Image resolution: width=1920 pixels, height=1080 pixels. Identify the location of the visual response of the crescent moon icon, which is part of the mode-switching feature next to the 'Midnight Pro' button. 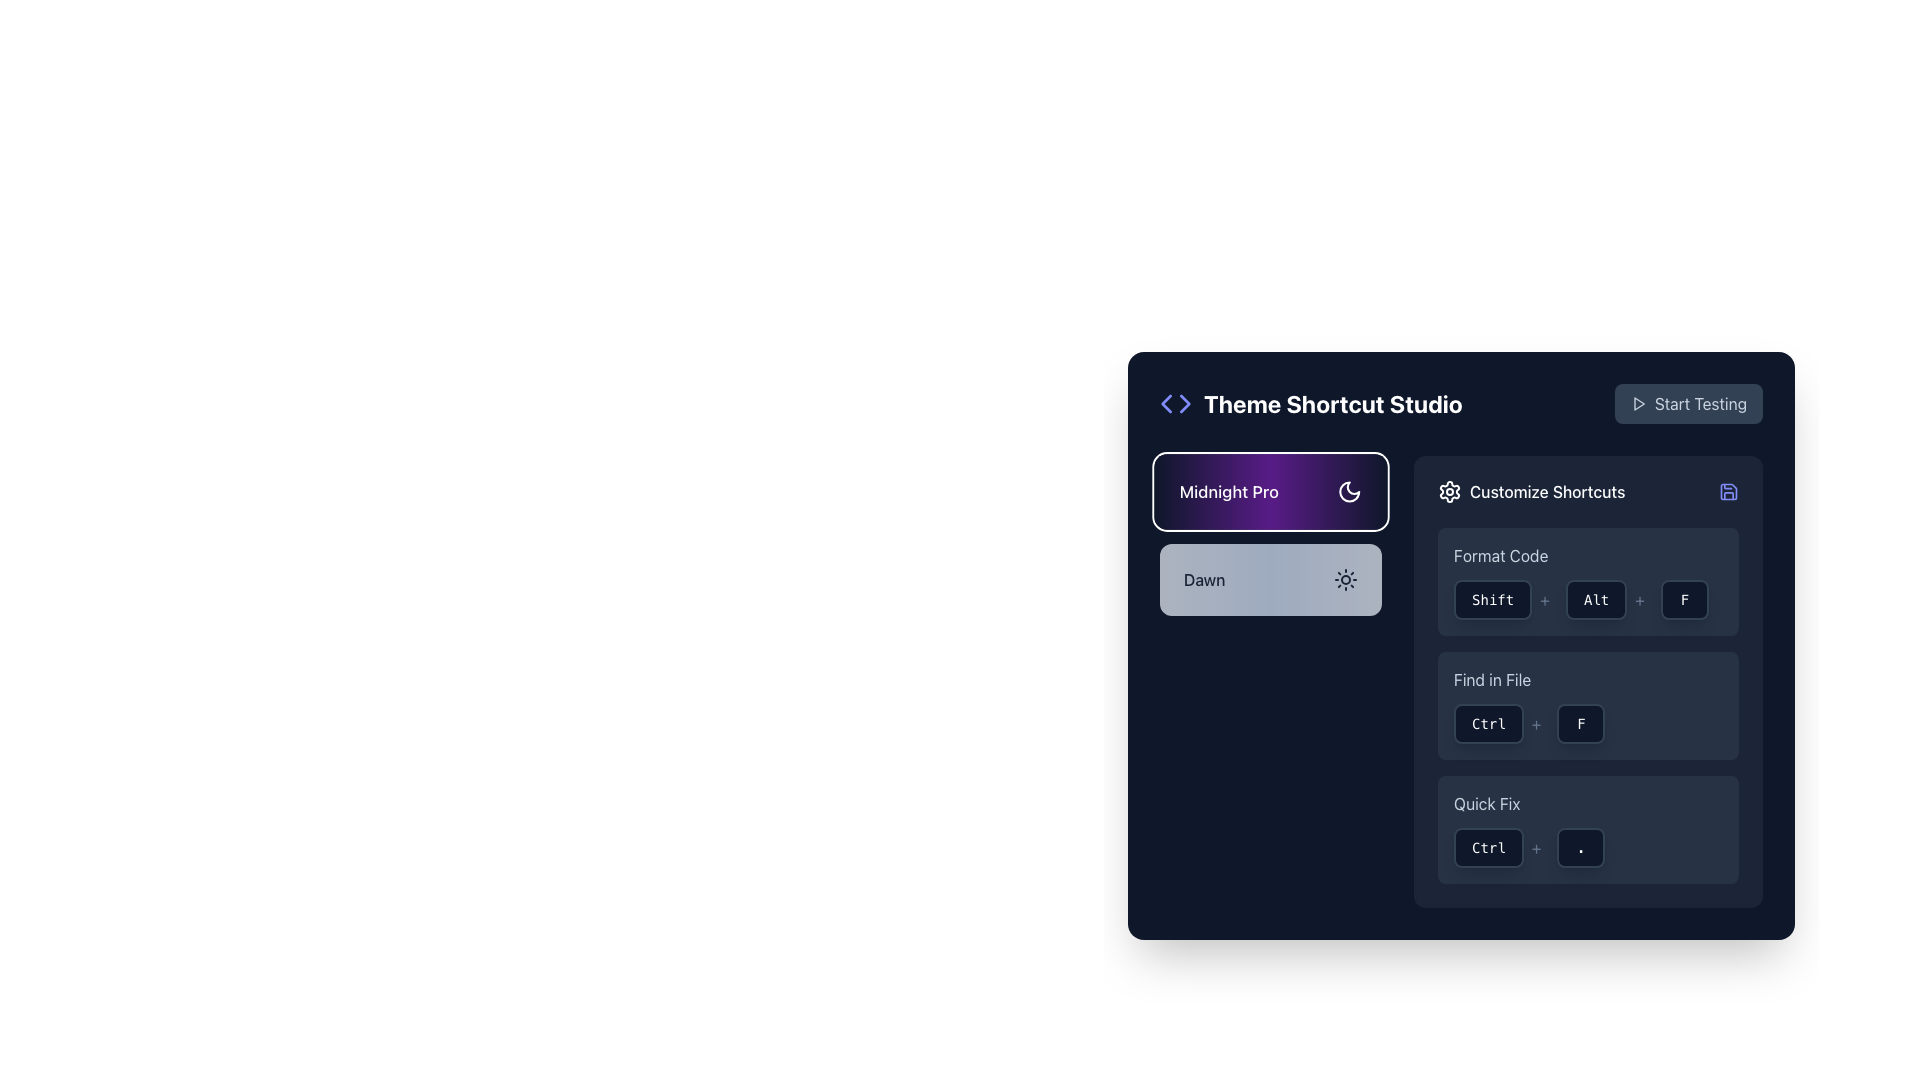
(1349, 492).